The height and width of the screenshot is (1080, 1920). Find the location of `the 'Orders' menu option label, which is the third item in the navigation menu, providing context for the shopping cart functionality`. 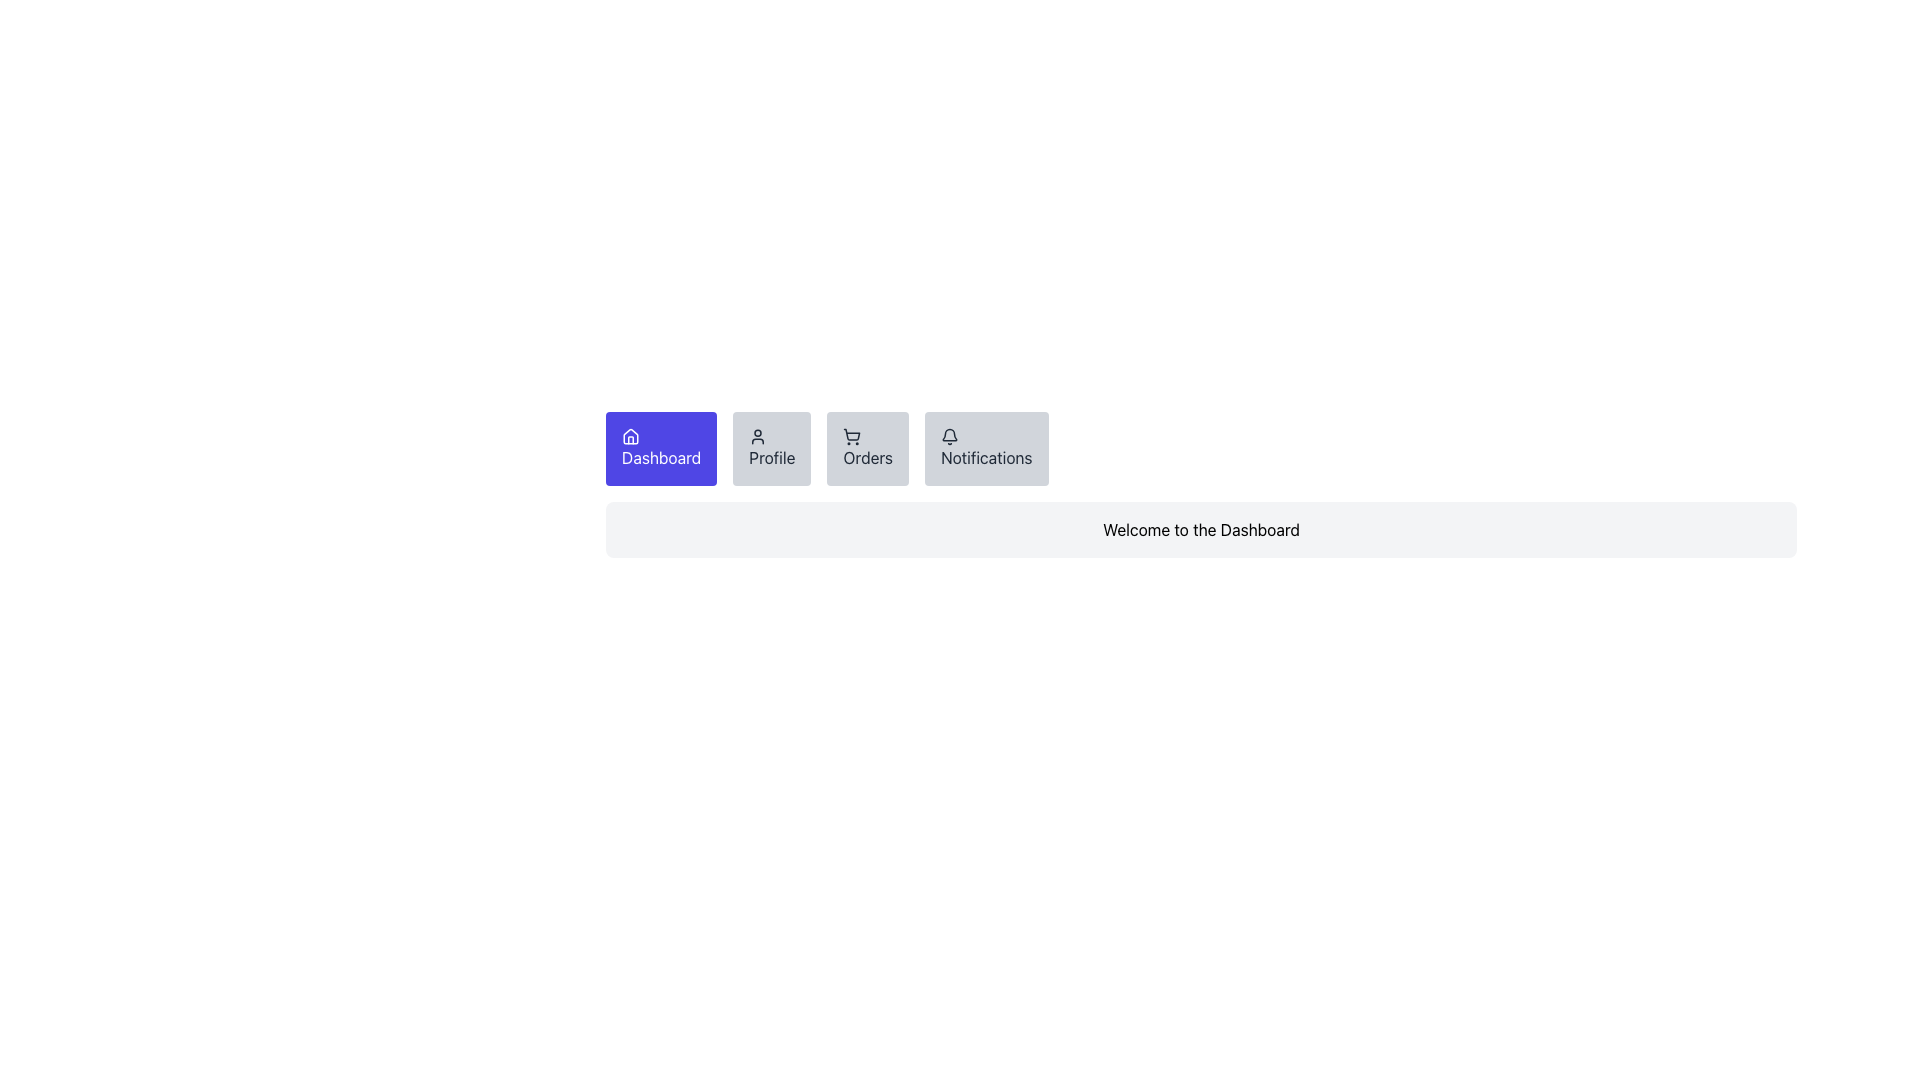

the 'Orders' menu option label, which is the third item in the navigation menu, providing context for the shopping cart functionality is located at coordinates (868, 458).